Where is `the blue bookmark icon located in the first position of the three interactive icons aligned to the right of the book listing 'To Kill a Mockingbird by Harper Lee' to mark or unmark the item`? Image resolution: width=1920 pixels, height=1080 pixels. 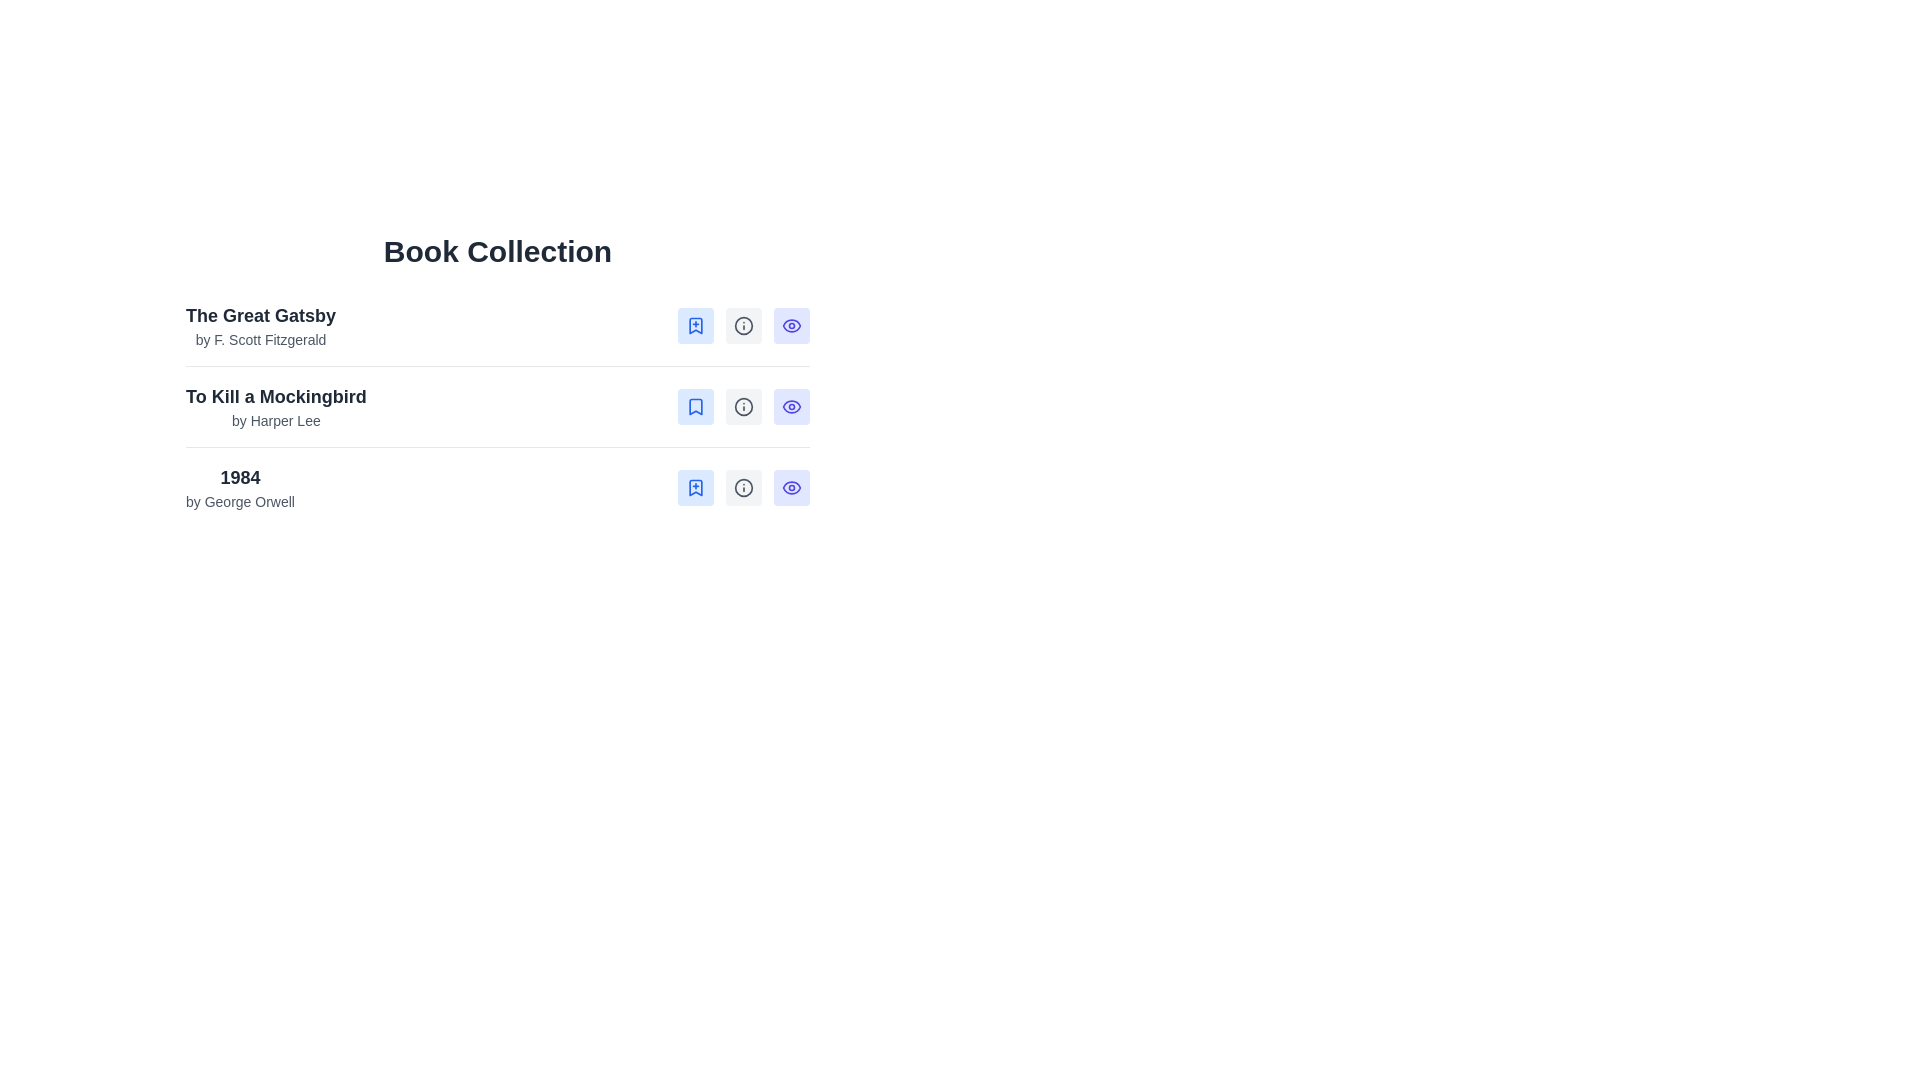 the blue bookmark icon located in the first position of the three interactive icons aligned to the right of the book listing 'To Kill a Mockingbird by Harper Lee' to mark or unmark the item is located at coordinates (696, 406).